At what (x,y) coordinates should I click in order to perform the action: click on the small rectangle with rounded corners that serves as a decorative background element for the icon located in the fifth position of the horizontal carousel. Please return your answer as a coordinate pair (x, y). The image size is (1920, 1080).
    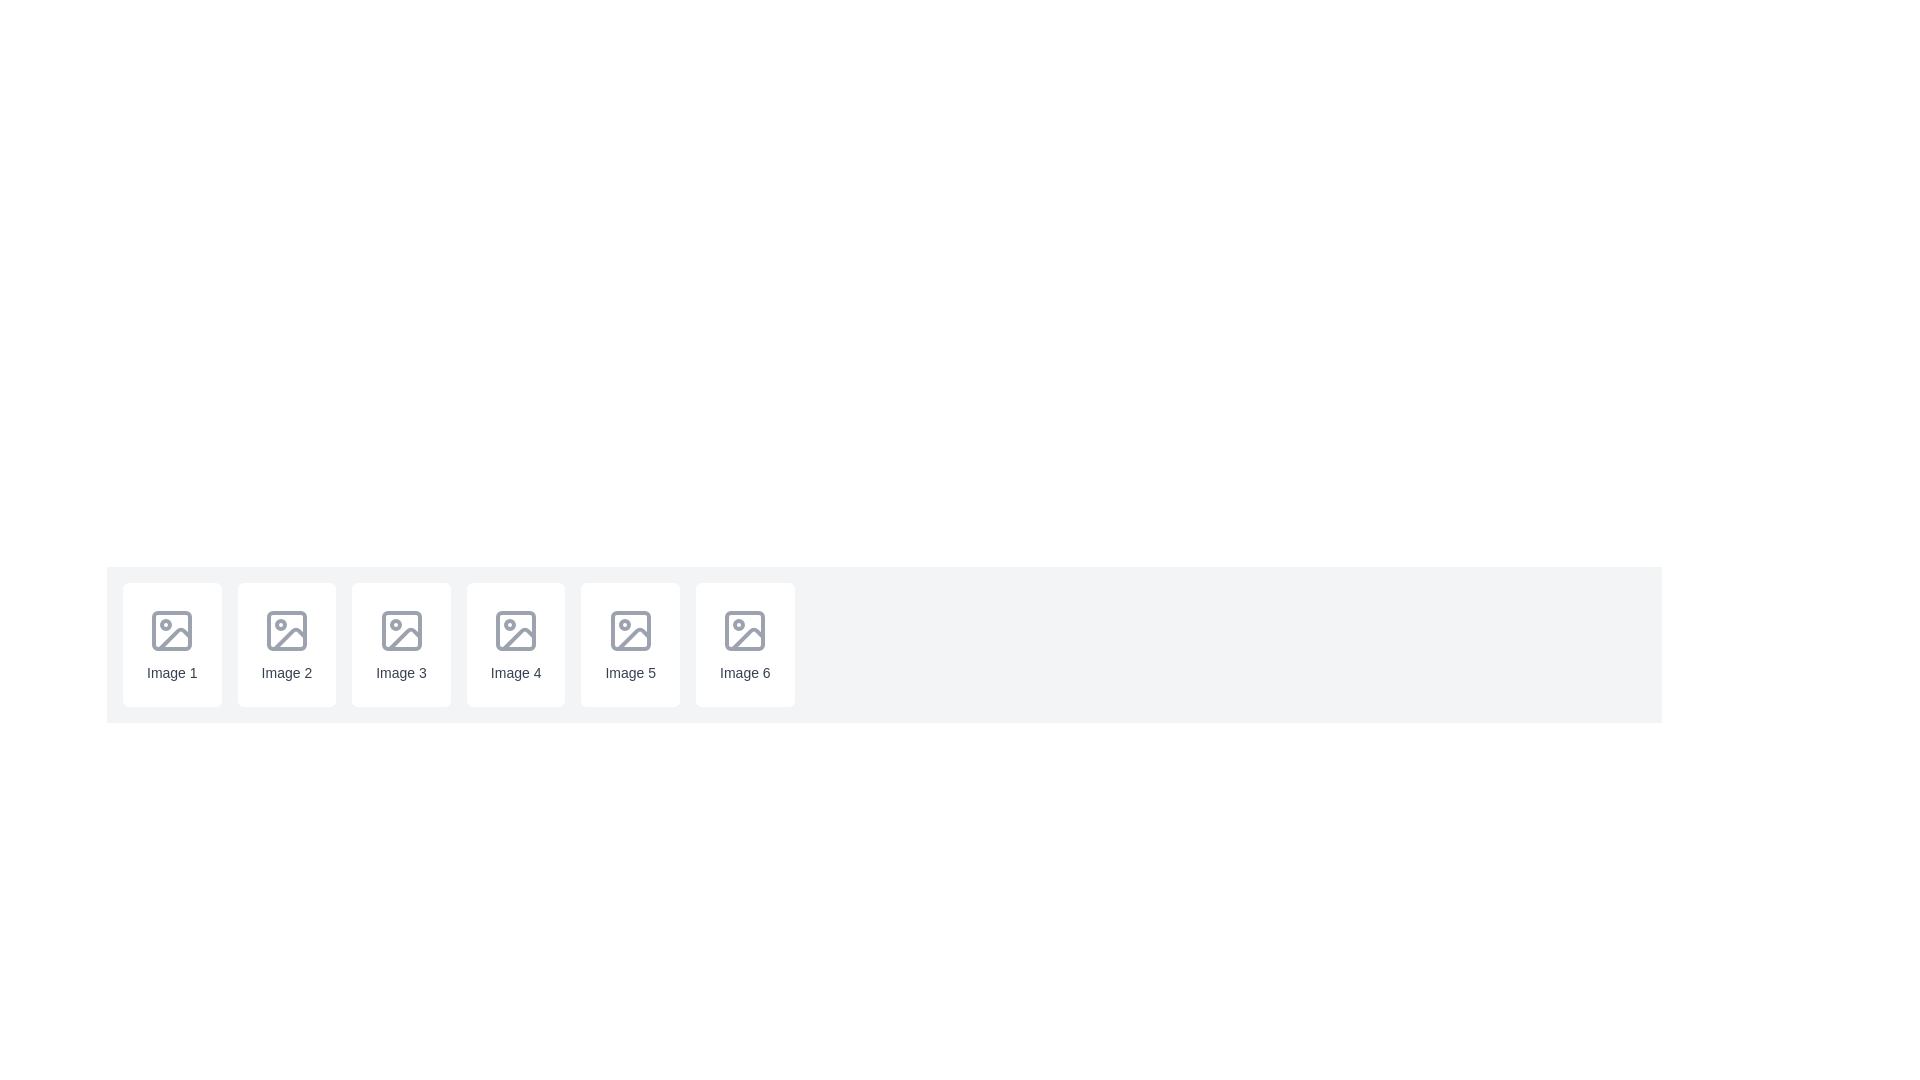
    Looking at the image, I should click on (629, 631).